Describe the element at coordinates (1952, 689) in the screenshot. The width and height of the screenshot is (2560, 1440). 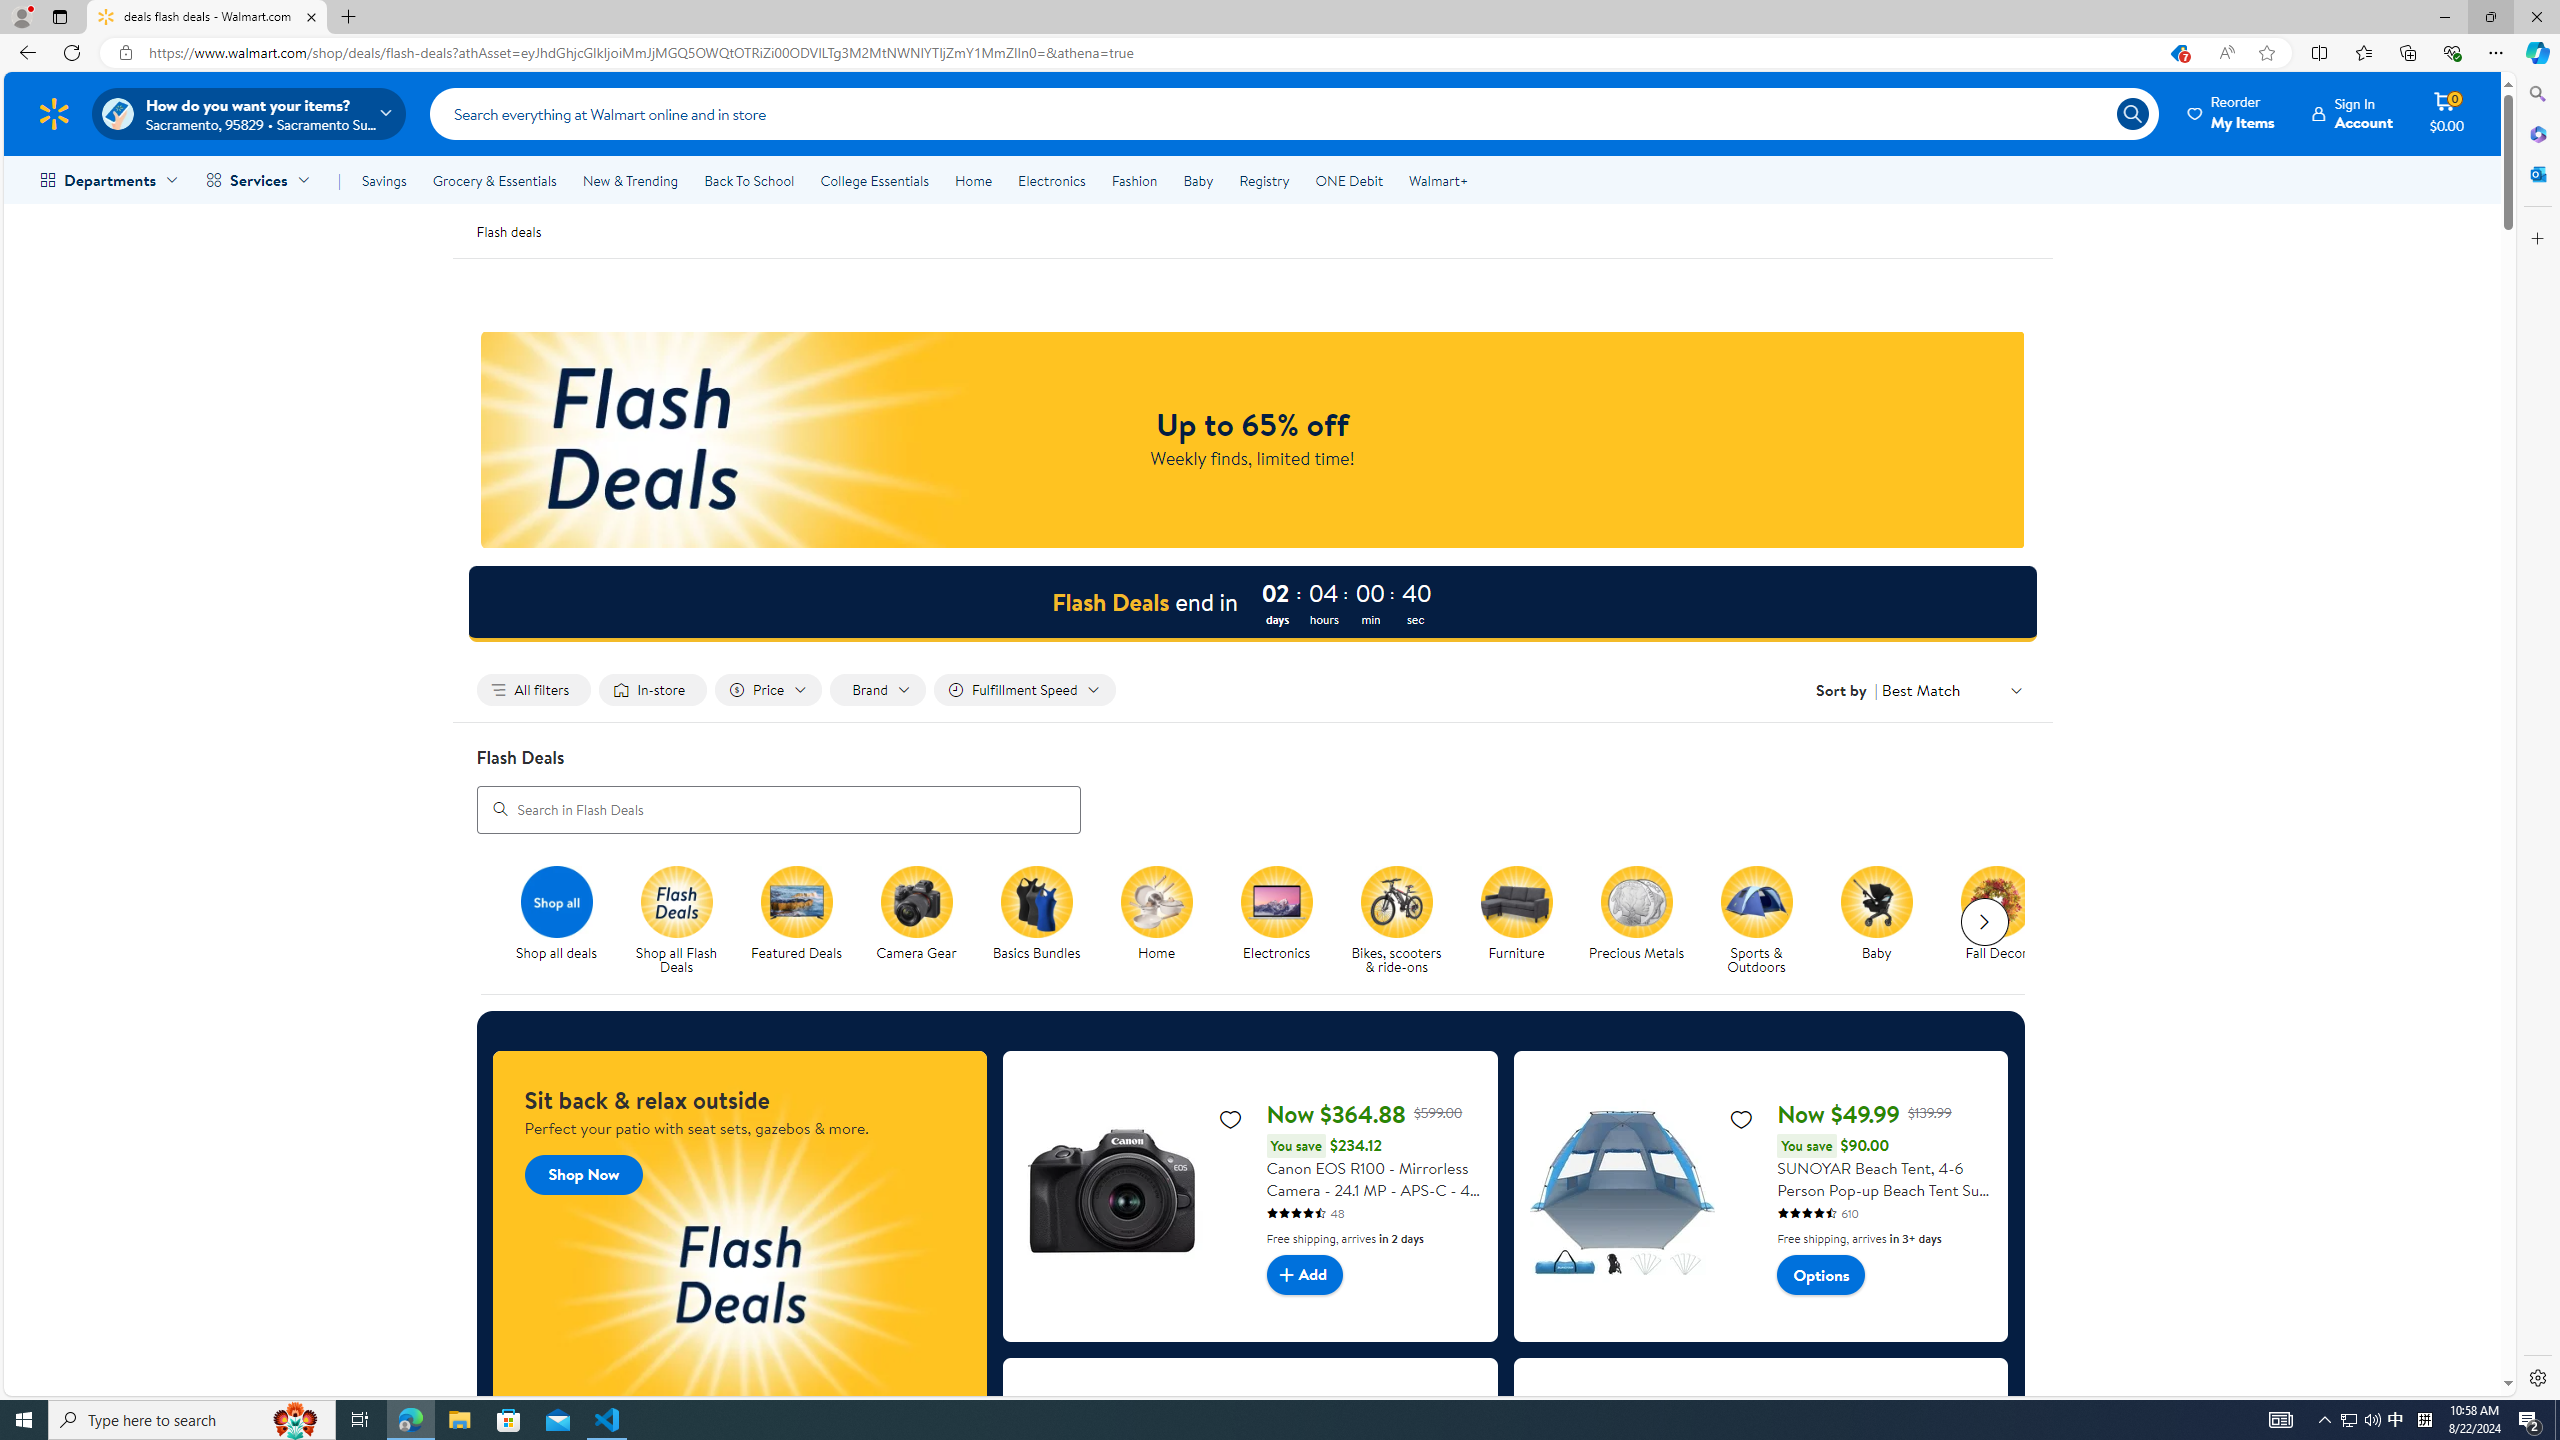
I see `'Sort by Best Match'` at that location.